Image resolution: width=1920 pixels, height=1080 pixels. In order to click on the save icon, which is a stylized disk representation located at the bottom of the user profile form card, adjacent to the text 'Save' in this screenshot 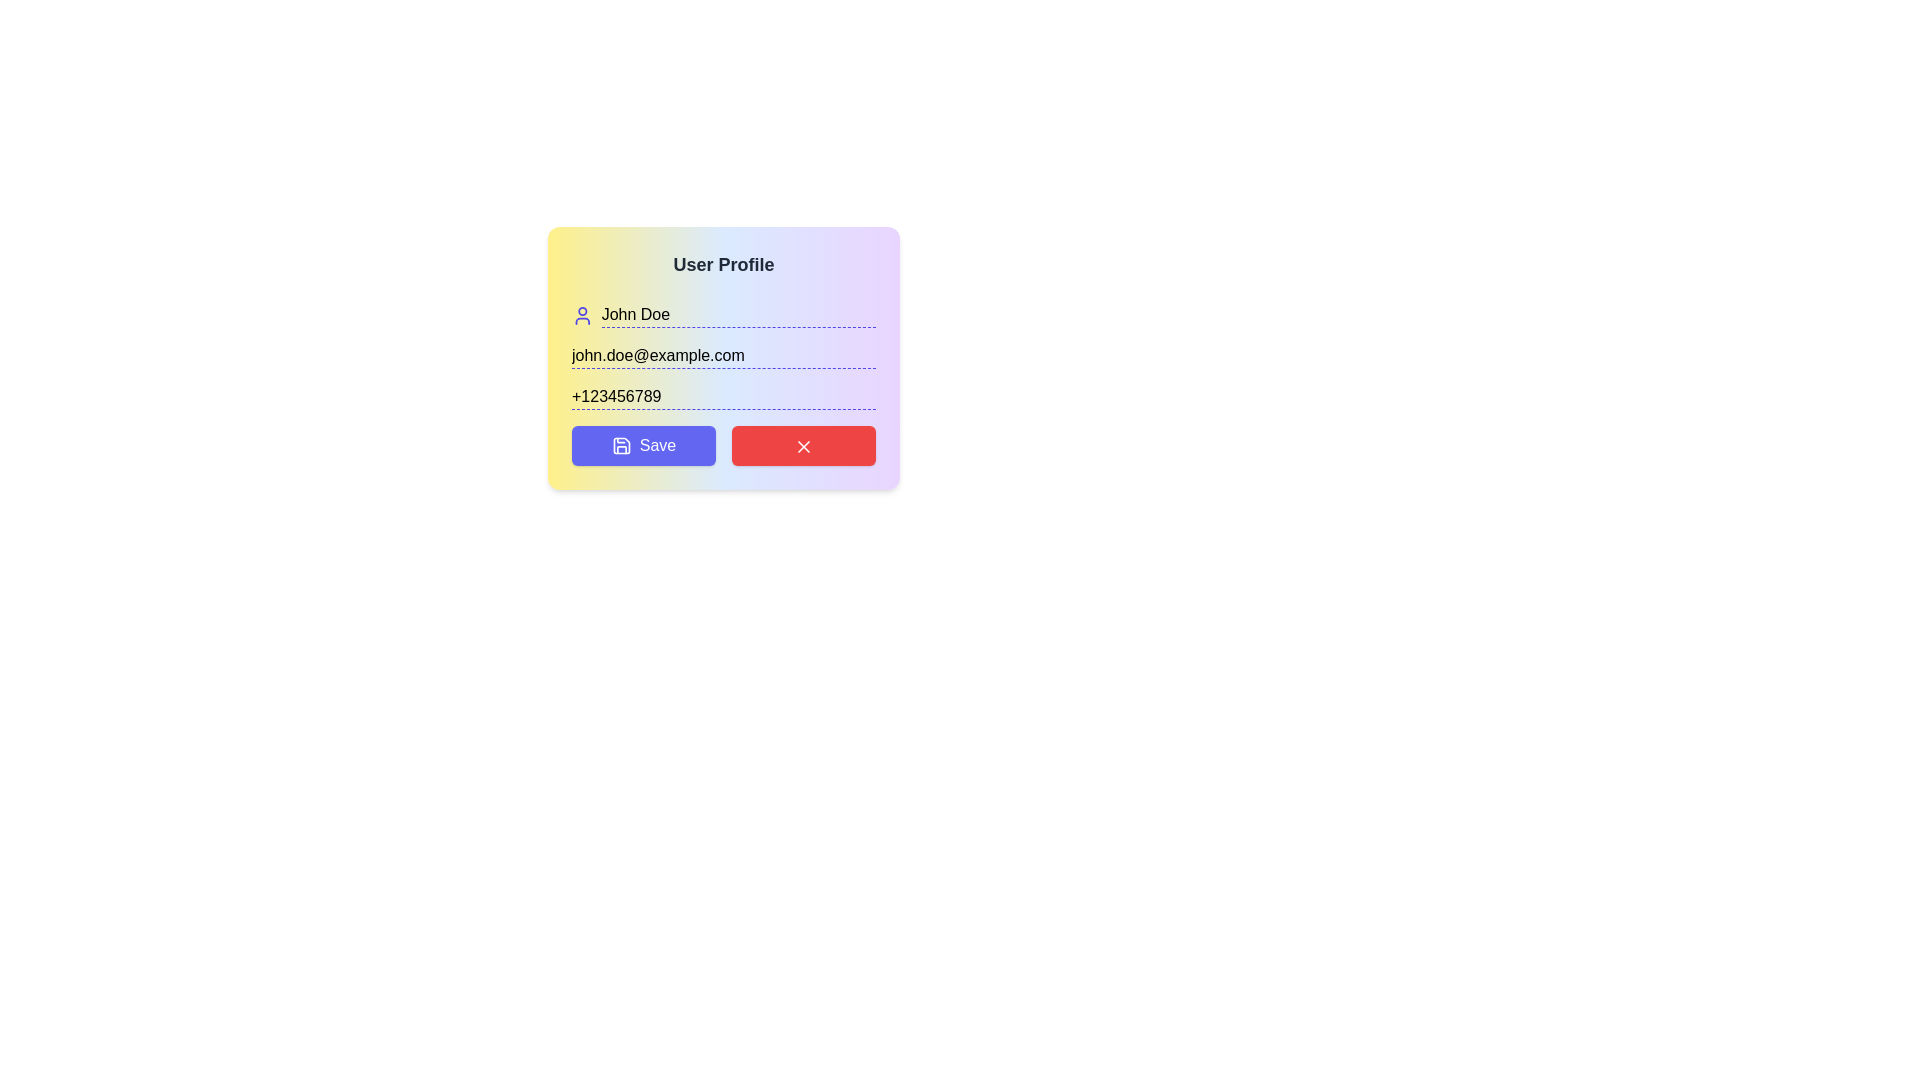, I will do `click(620, 445)`.